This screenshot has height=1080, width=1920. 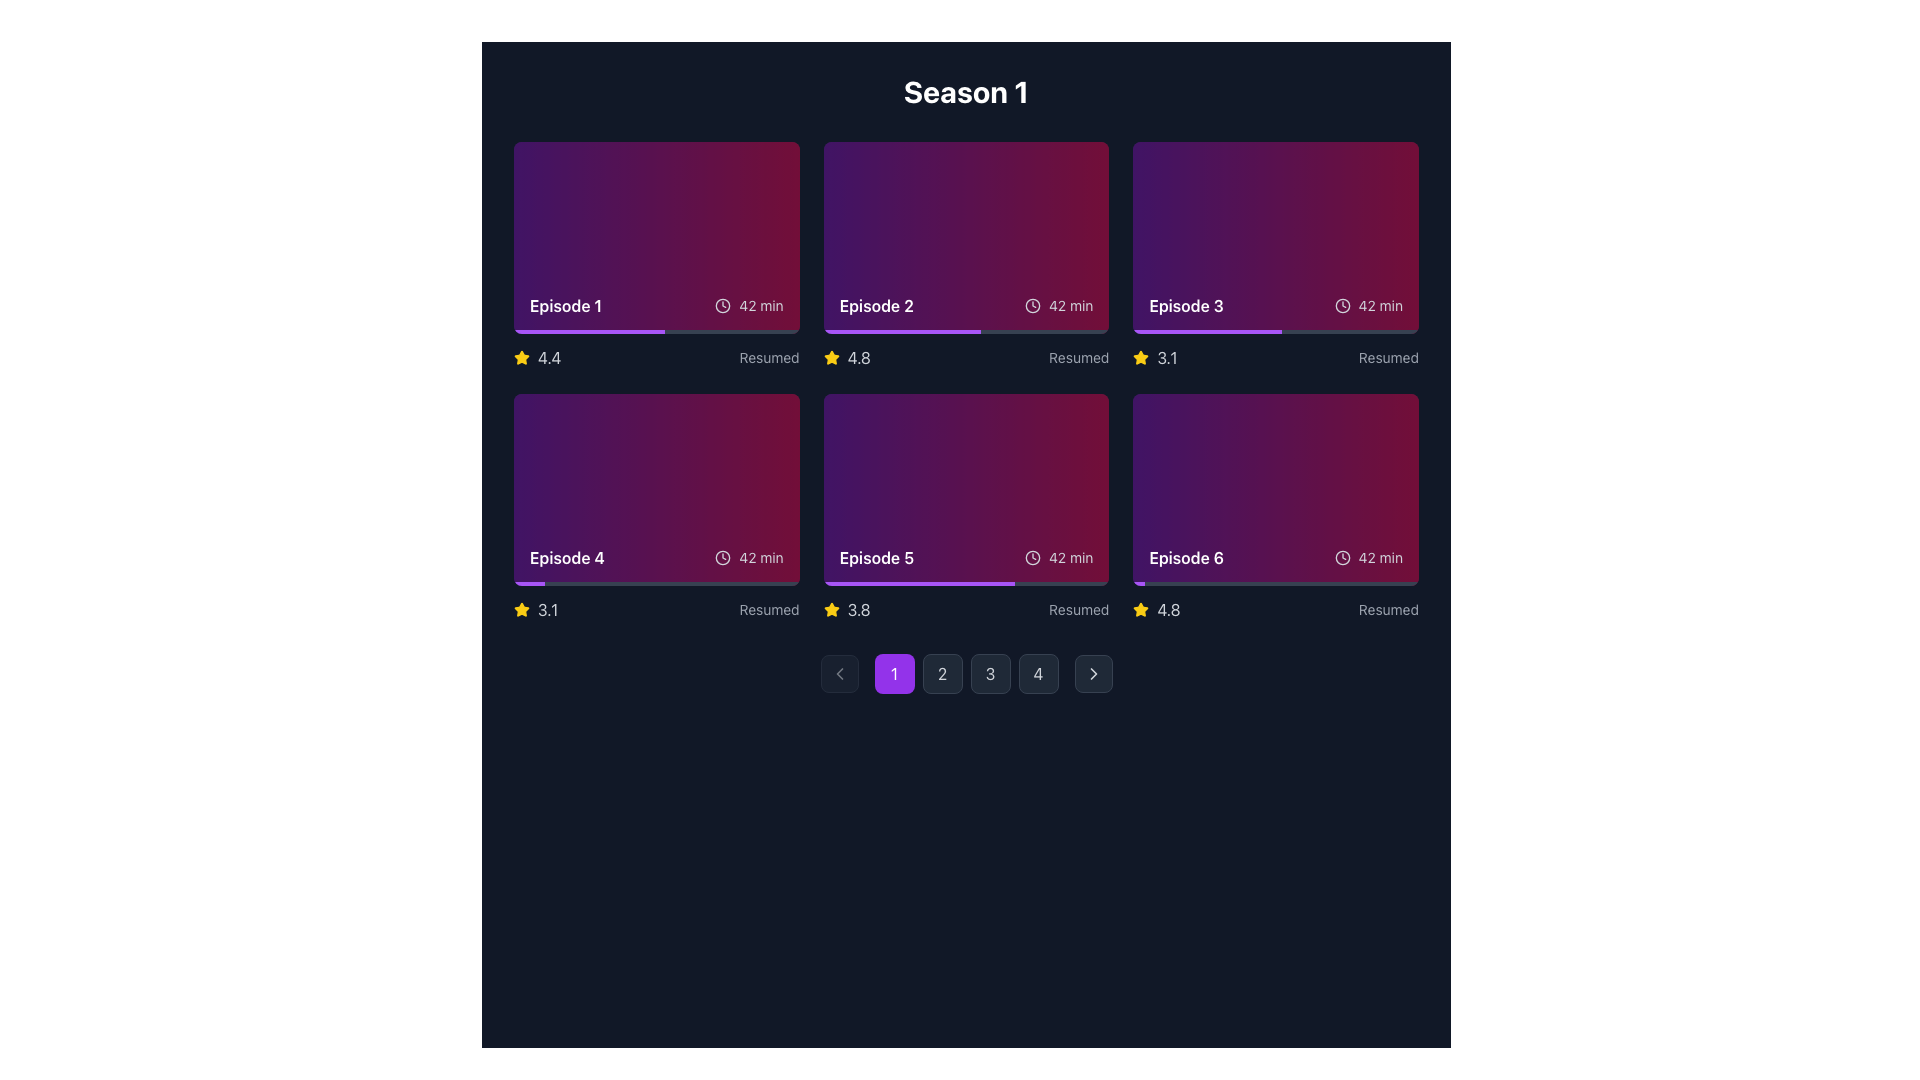 I want to click on the text label displaying the rating '3.8', which is located in the bottom section of the Episode 5 card, immediately to the right of a yellow star icon, so click(x=859, y=608).